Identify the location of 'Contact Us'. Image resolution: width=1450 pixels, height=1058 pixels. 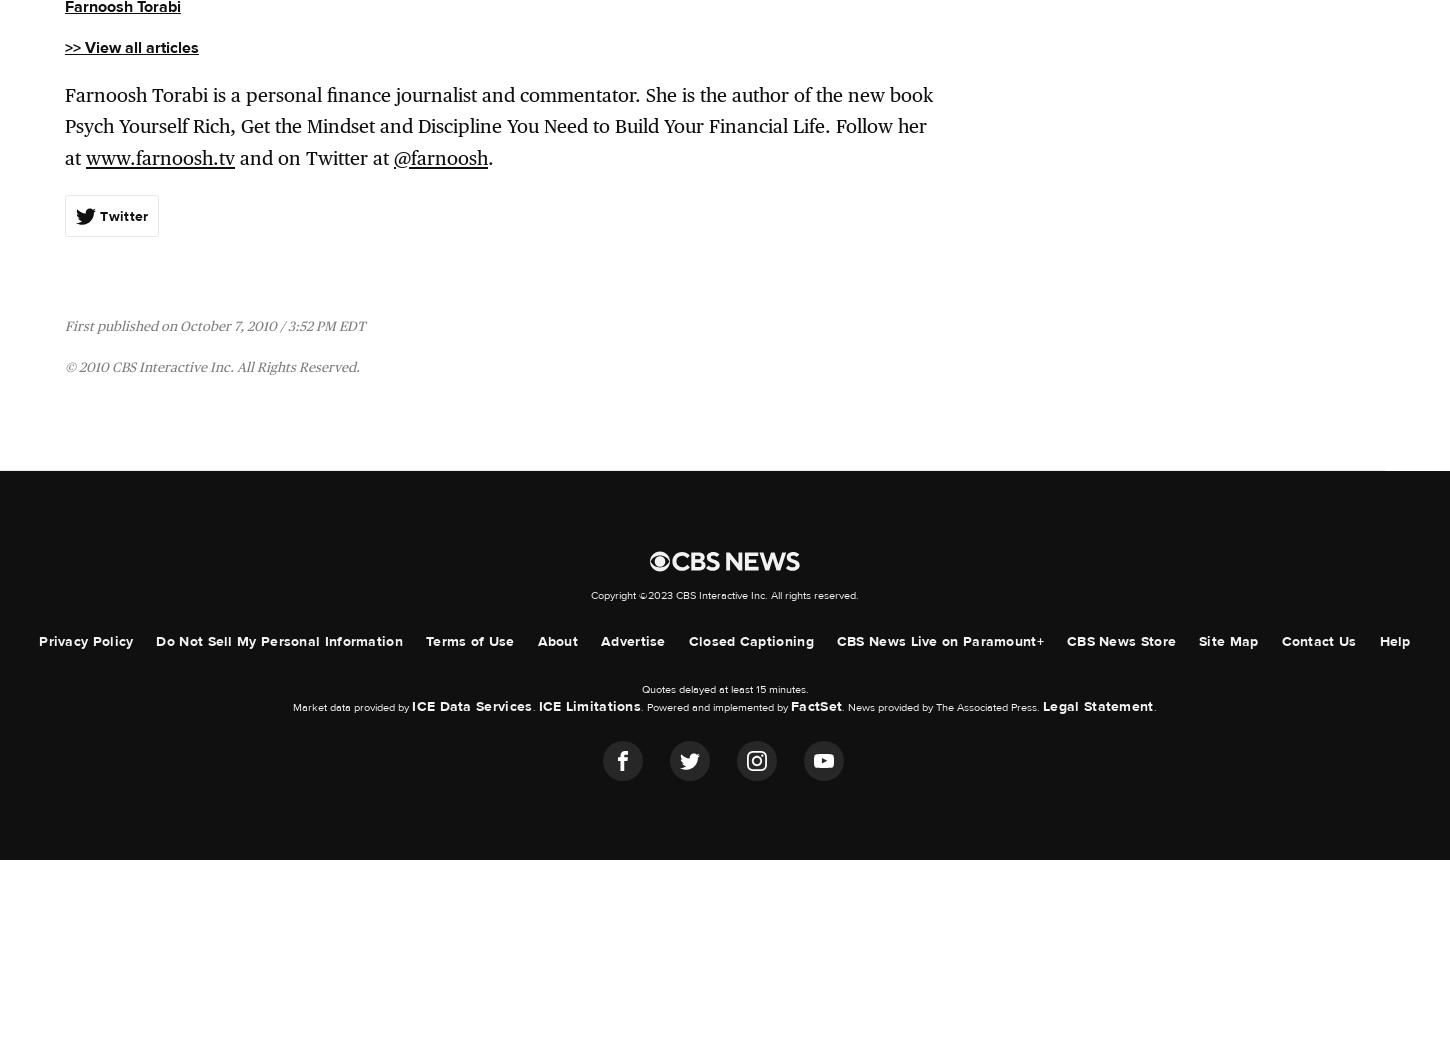
(1318, 640).